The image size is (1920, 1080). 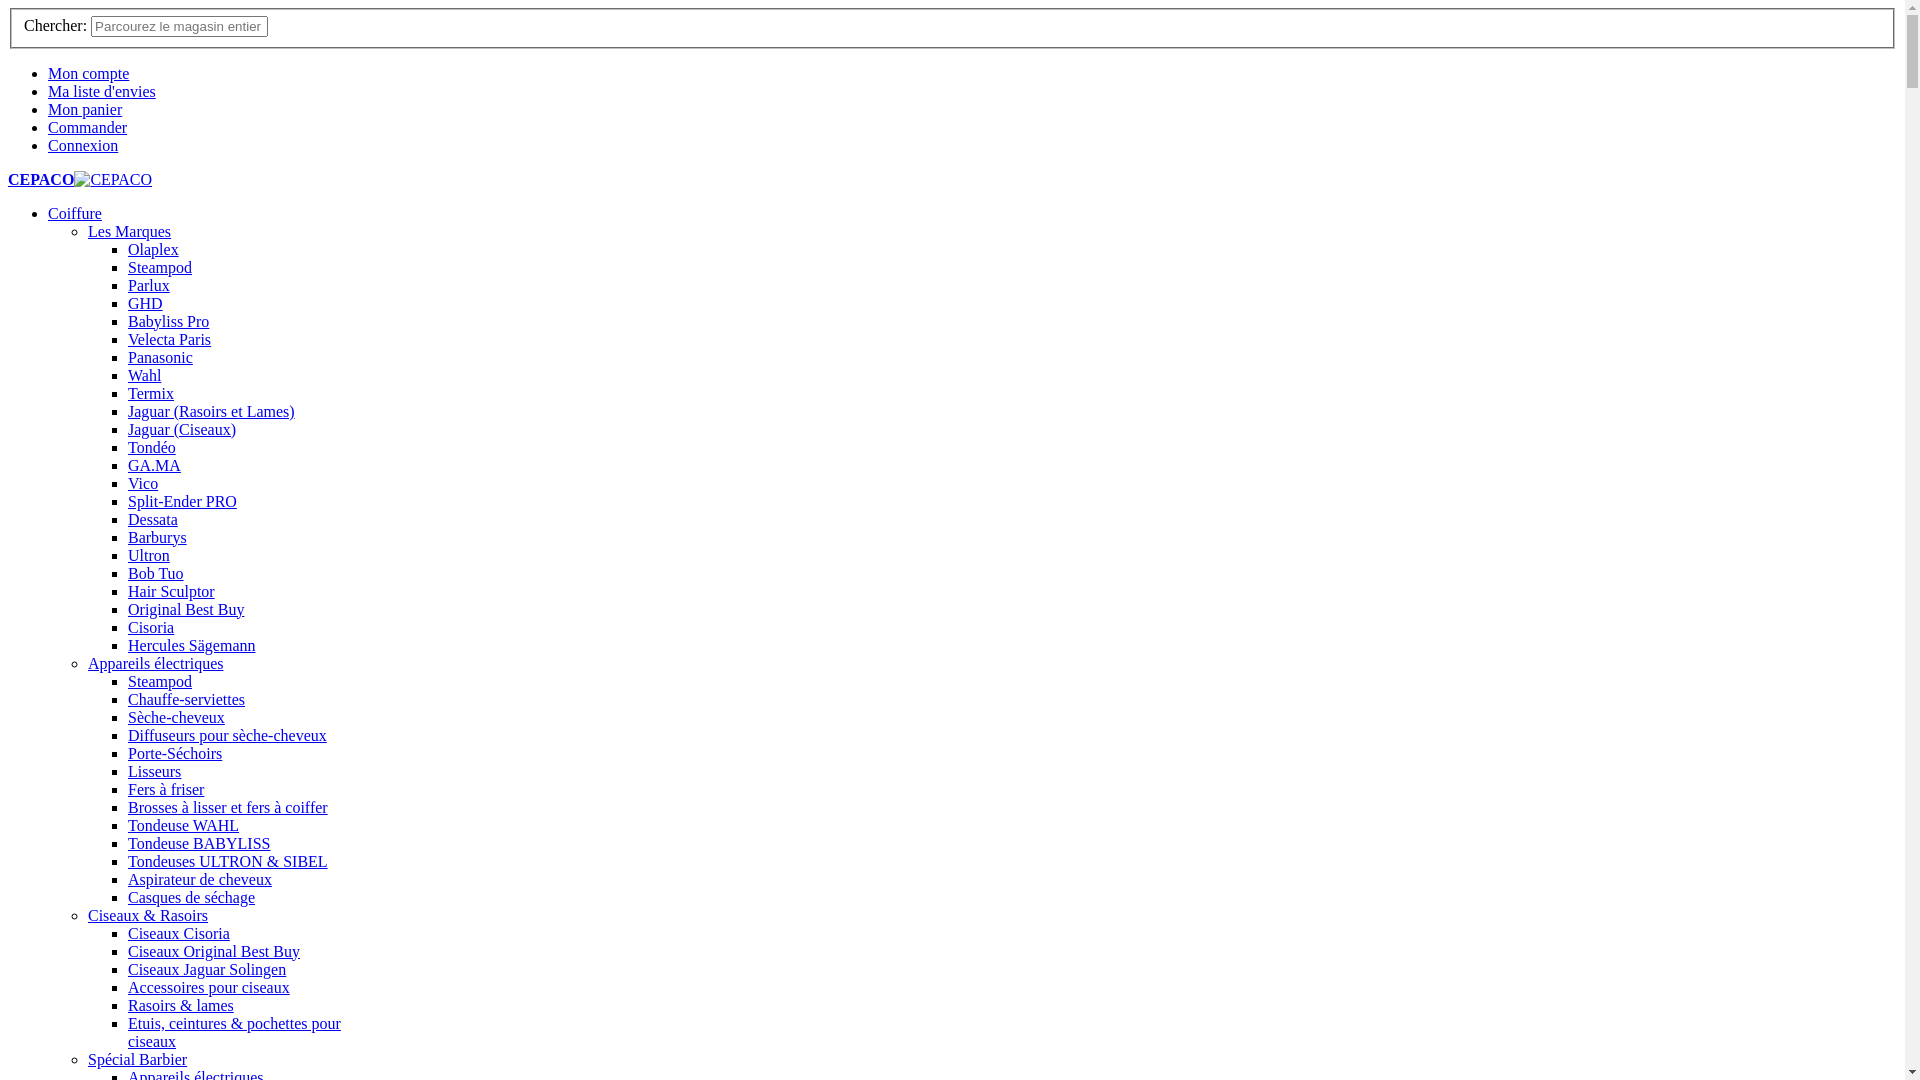 I want to click on 'Original Best Buy', so click(x=186, y=608).